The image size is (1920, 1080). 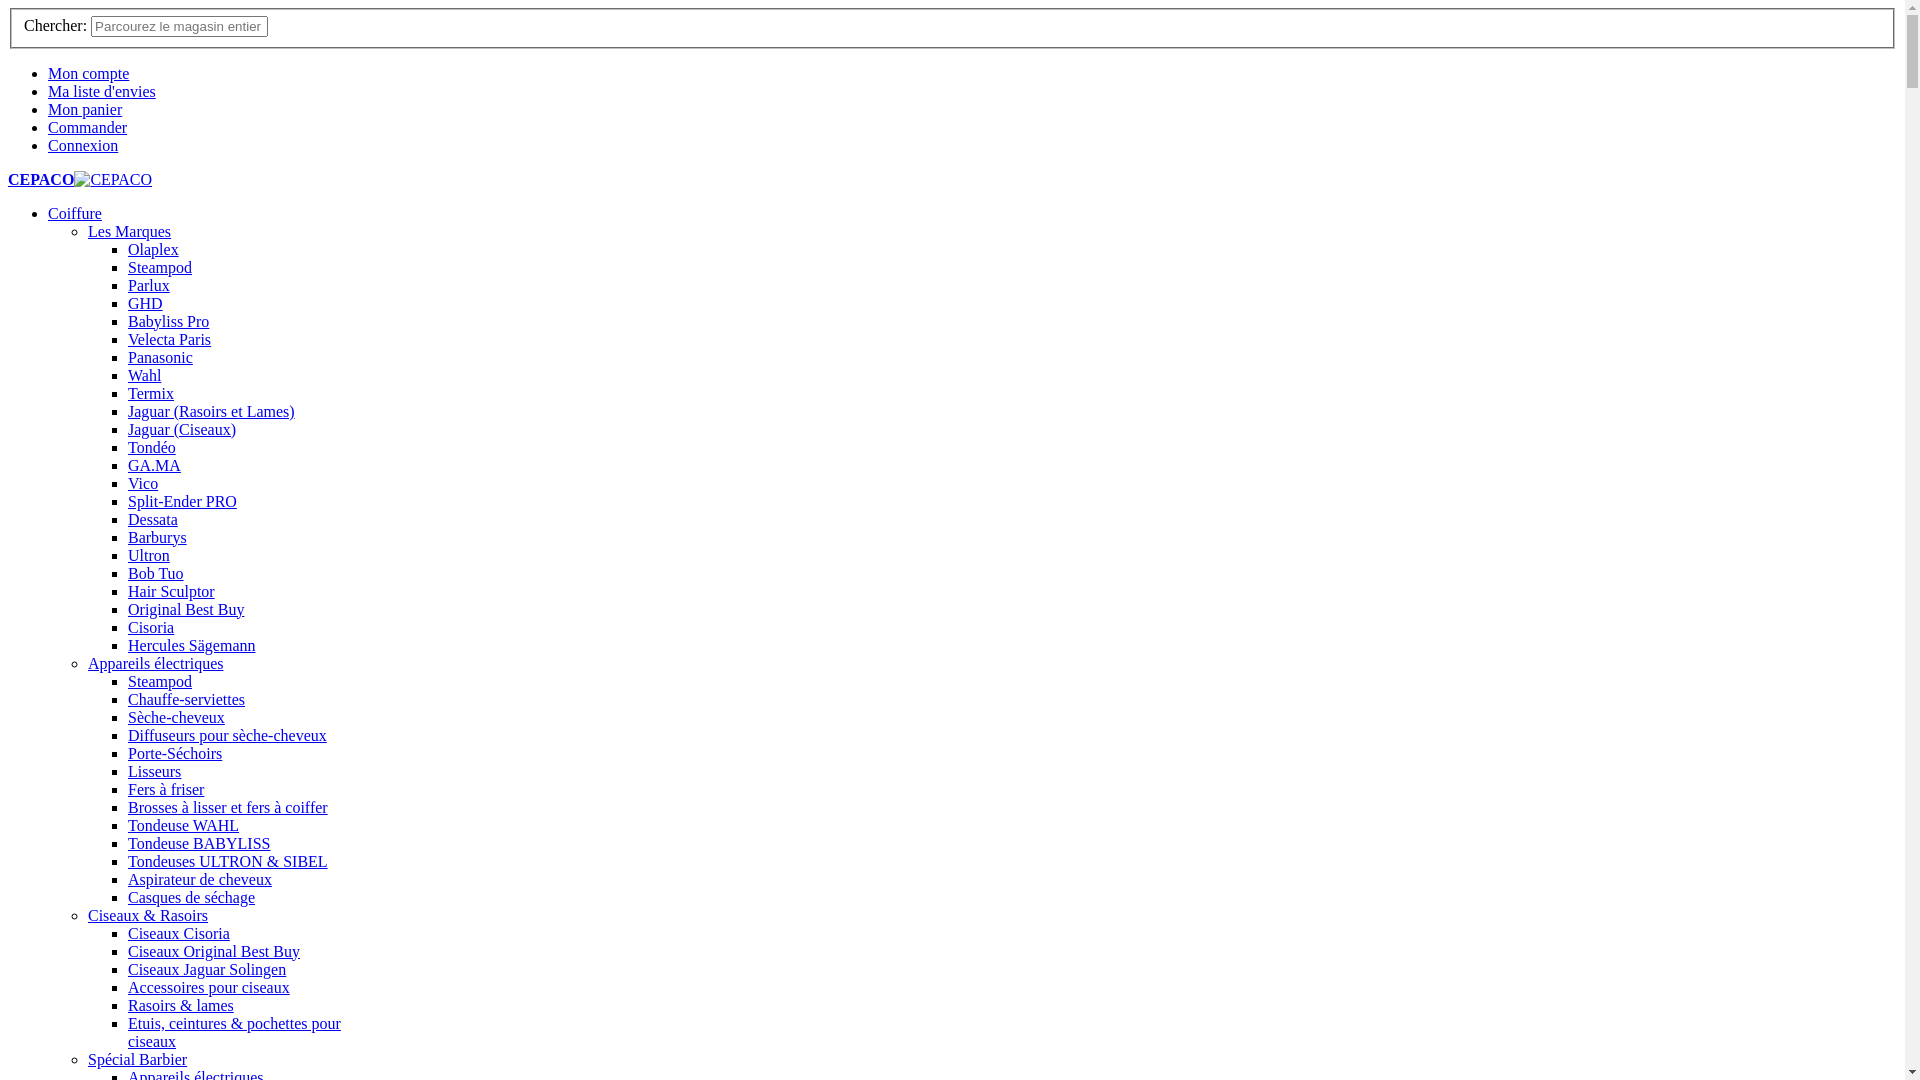 I want to click on 'Original Best Buy', so click(x=186, y=608).